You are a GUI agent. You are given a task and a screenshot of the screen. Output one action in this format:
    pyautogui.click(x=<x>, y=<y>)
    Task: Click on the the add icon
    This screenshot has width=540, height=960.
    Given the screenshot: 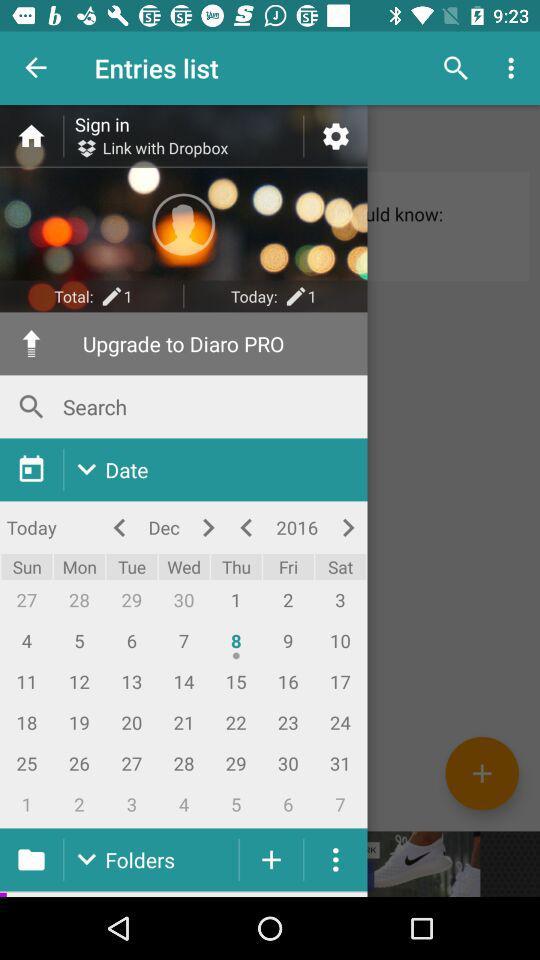 What is the action you would take?
    pyautogui.click(x=481, y=772)
    